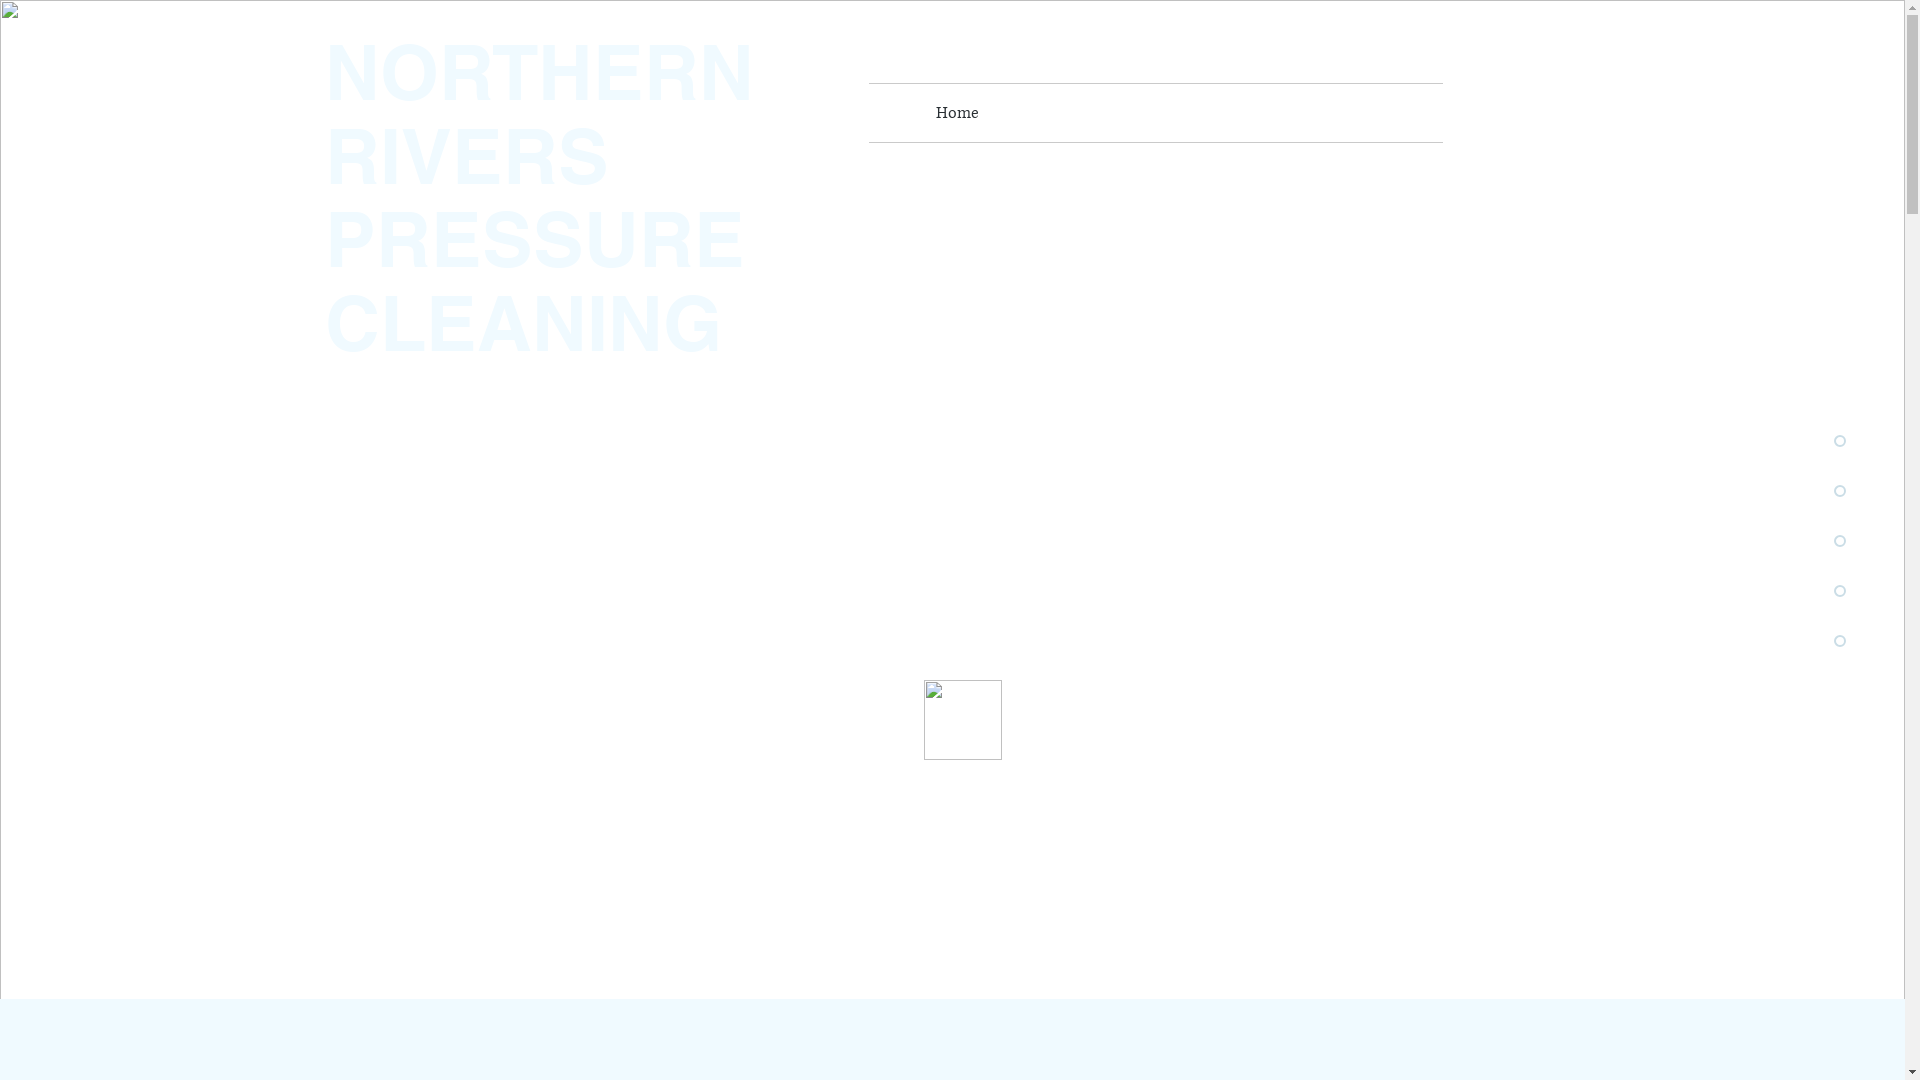 The image size is (1920, 1080). Describe the element at coordinates (1152, 112) in the screenshot. I see `'Photos'` at that location.